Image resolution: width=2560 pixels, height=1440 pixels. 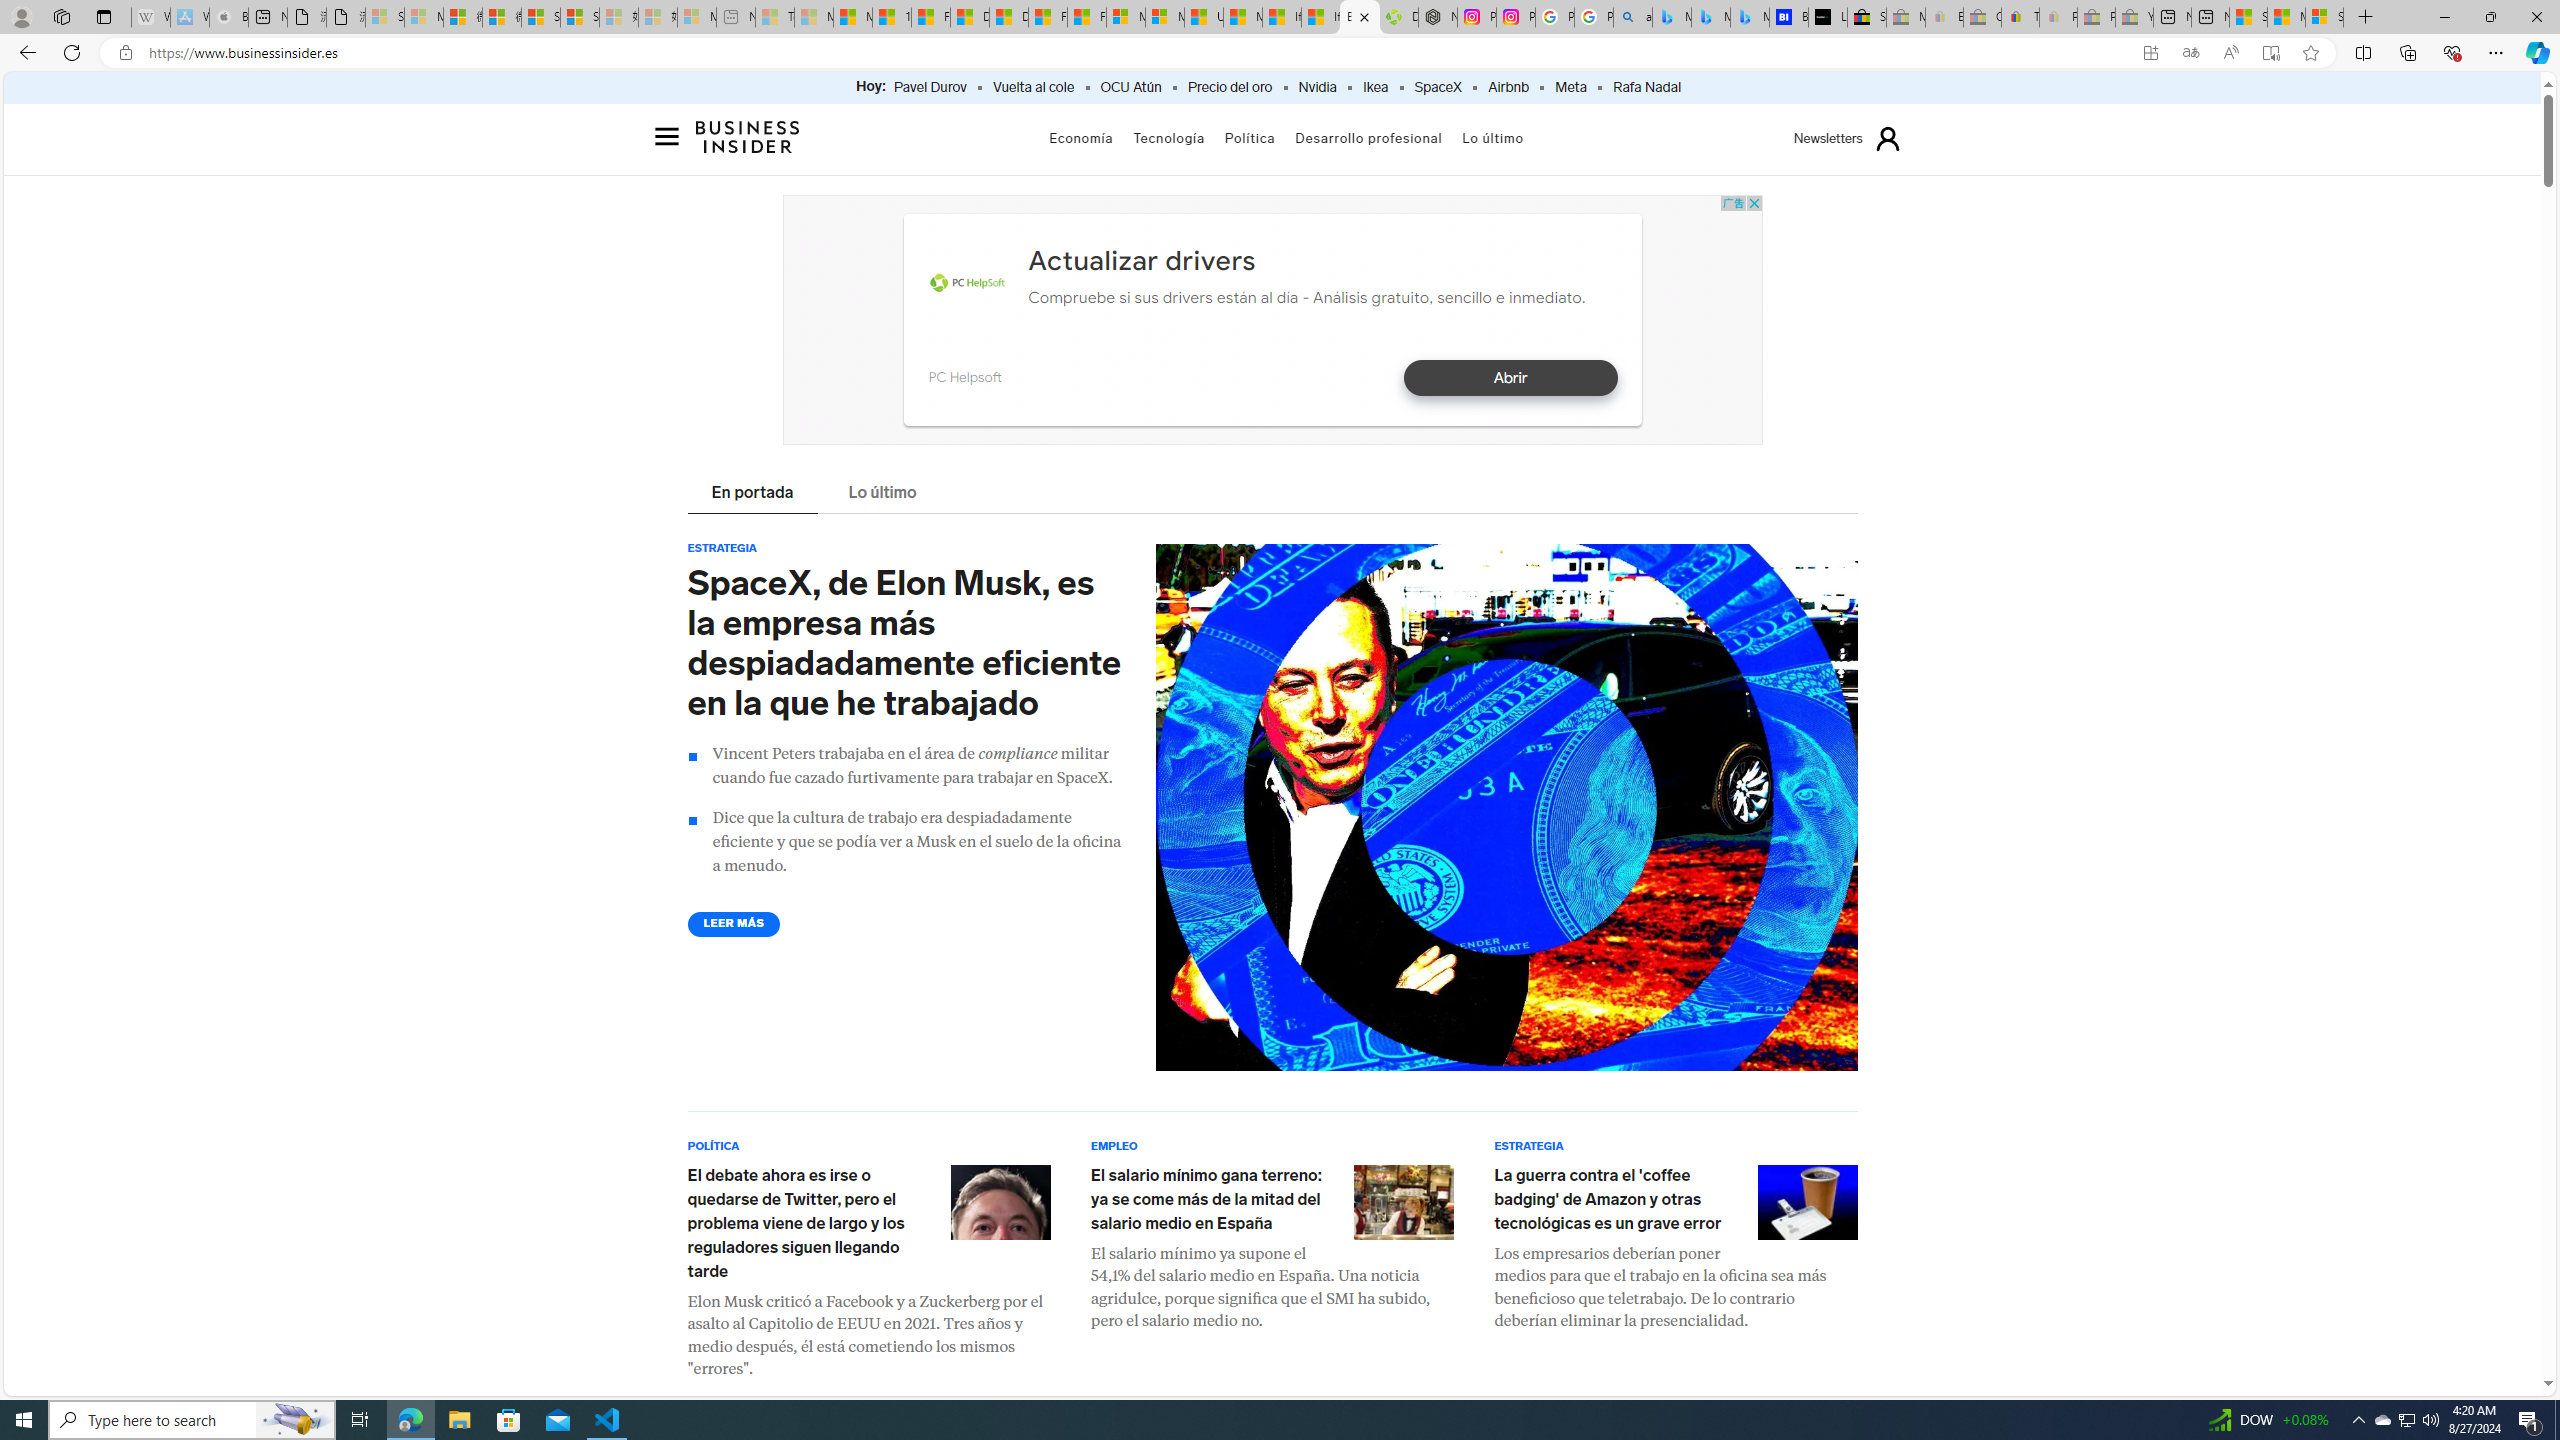 I want to click on 'Wikipedia - Sleeping', so click(x=150, y=16).